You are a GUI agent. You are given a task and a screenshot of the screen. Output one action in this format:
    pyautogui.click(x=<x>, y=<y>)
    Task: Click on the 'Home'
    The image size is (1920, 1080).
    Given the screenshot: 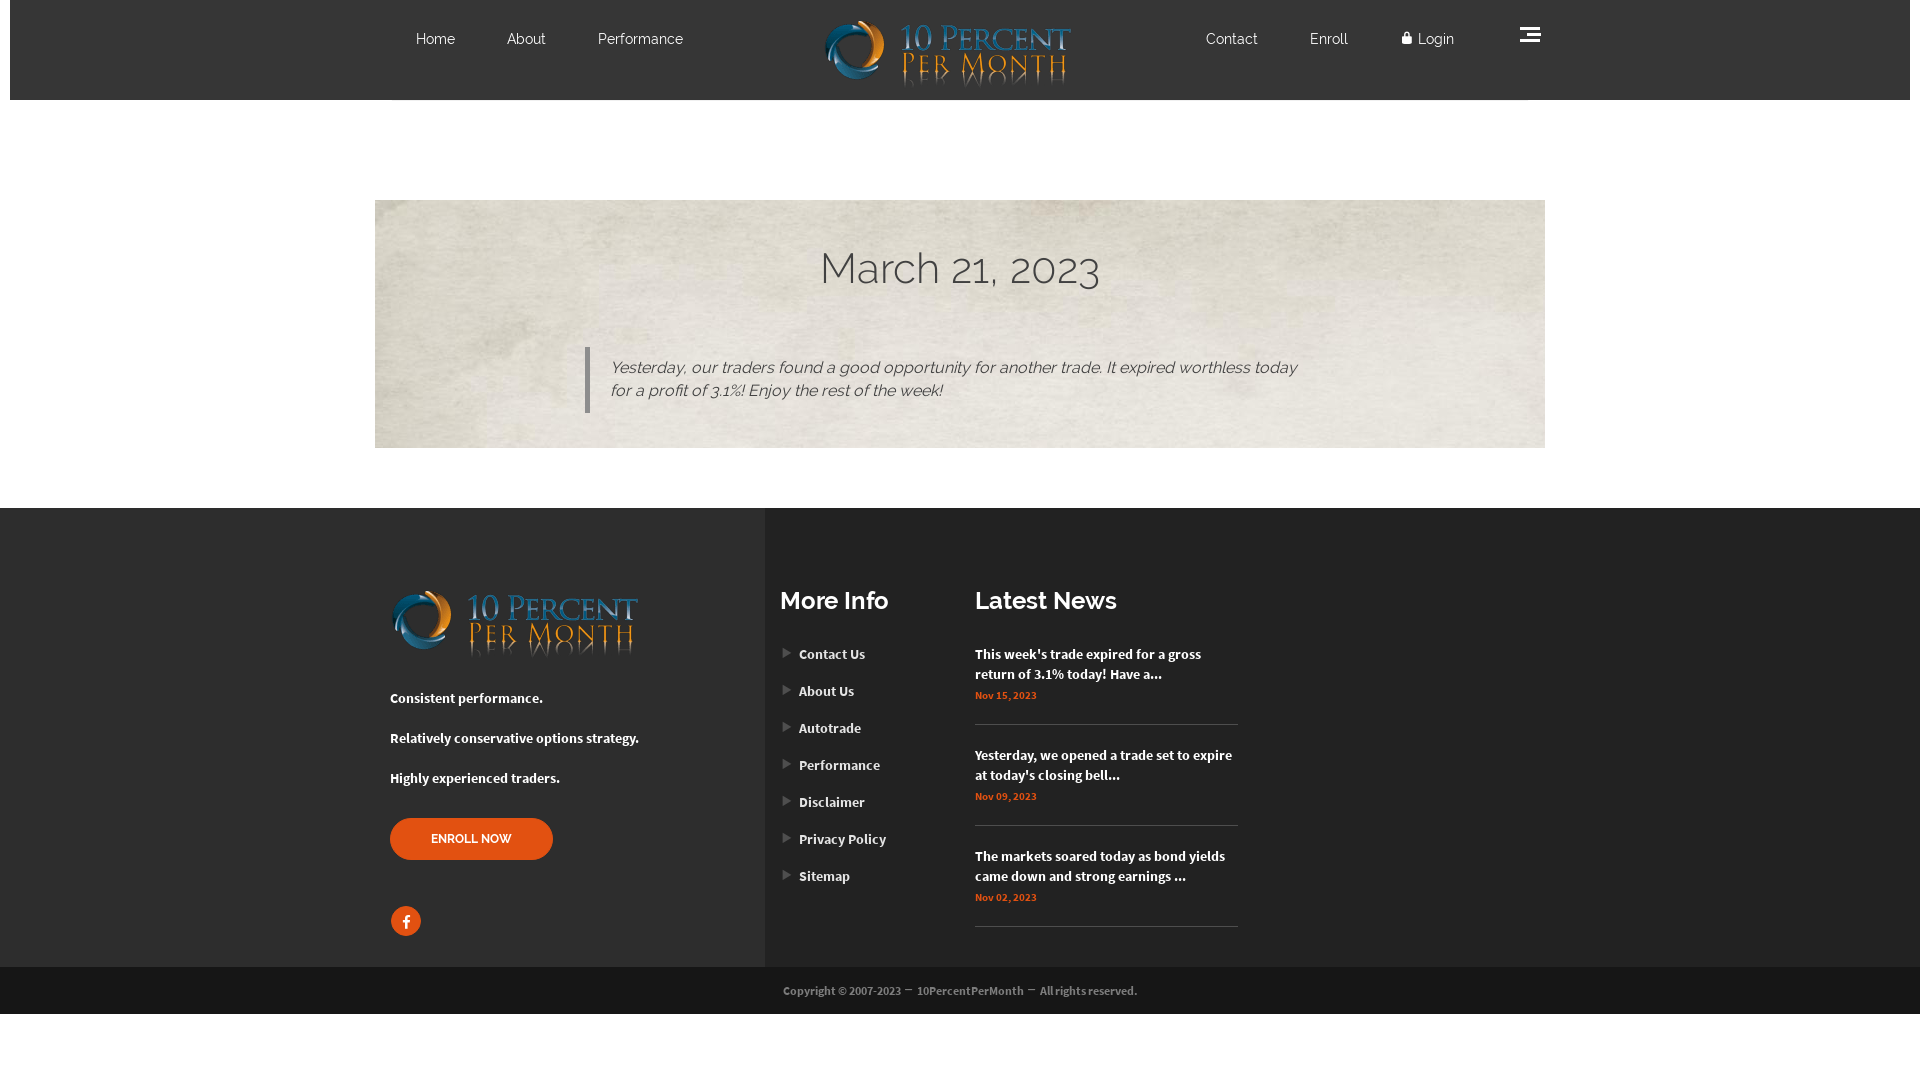 What is the action you would take?
    pyautogui.click(x=415, y=38)
    